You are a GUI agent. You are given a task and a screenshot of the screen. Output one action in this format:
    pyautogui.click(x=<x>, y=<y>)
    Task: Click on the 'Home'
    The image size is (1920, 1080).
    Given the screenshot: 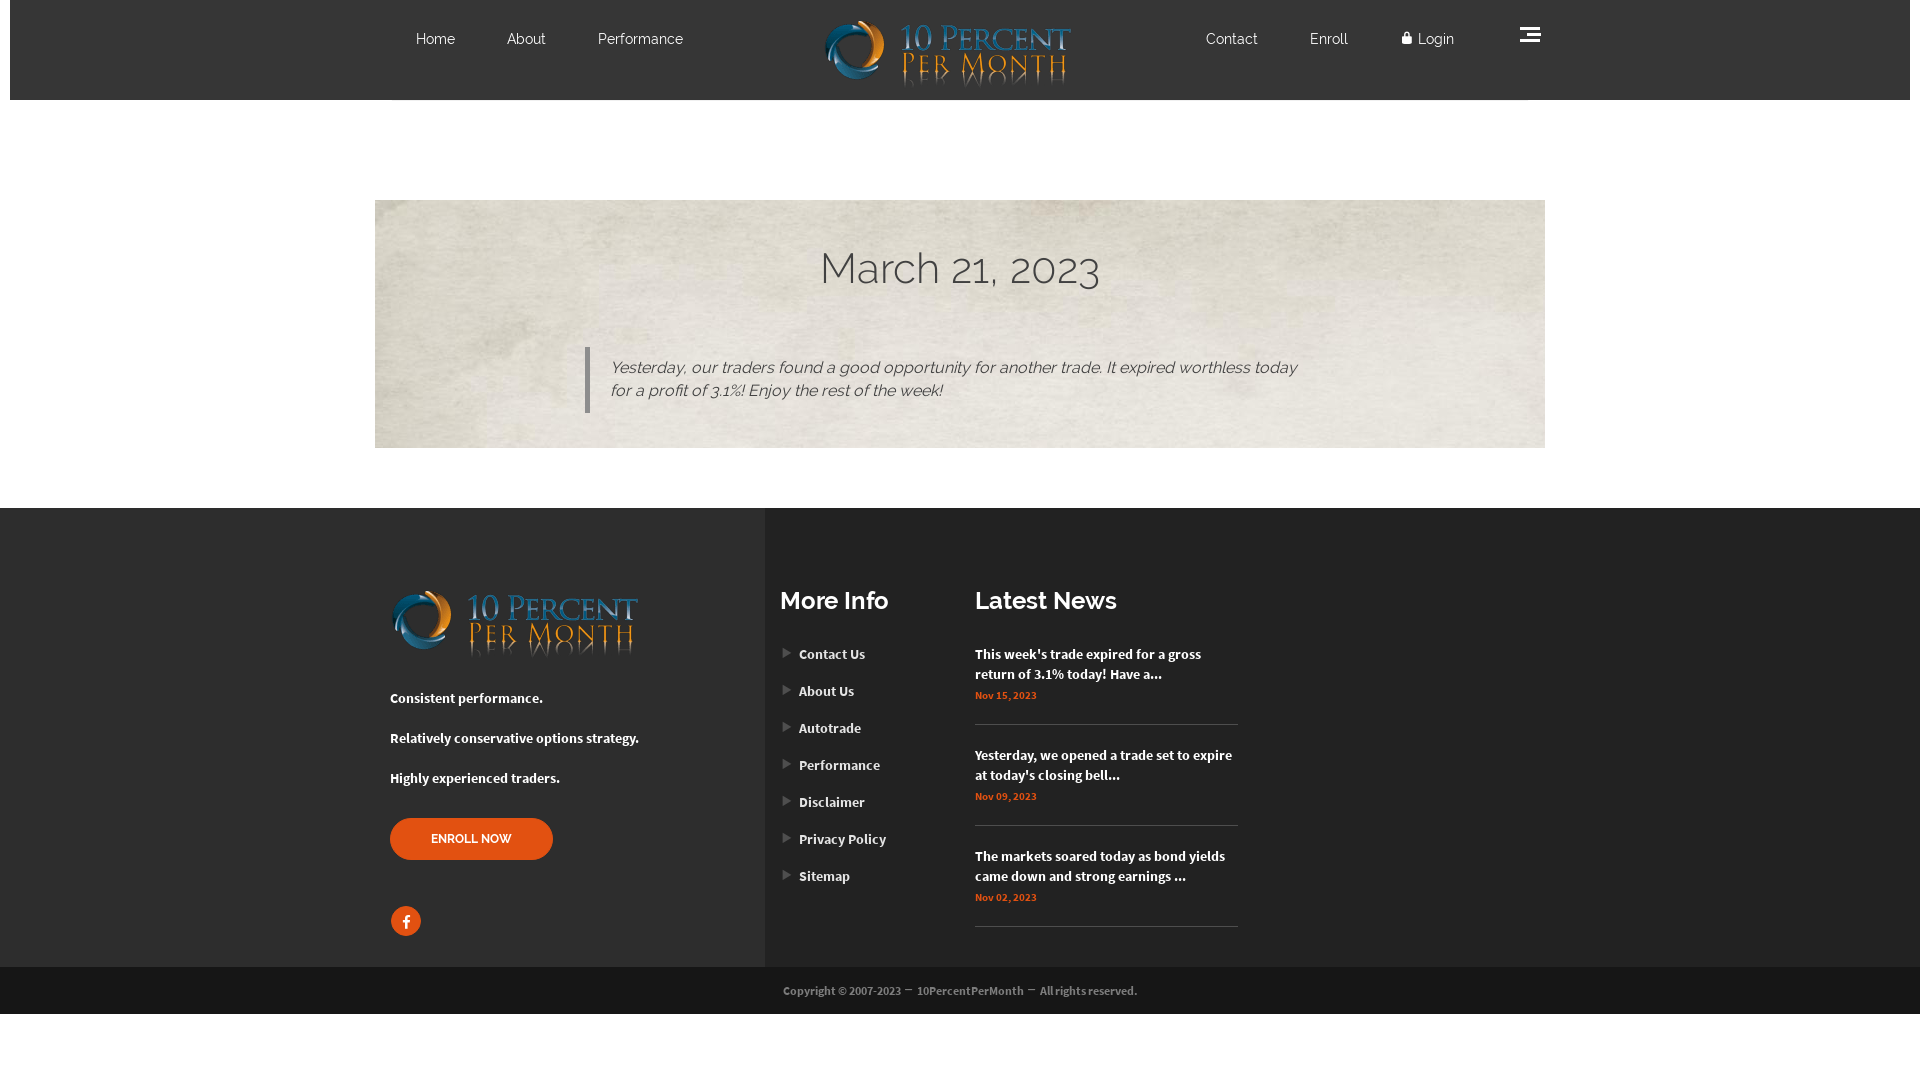 What is the action you would take?
    pyautogui.click(x=415, y=38)
    